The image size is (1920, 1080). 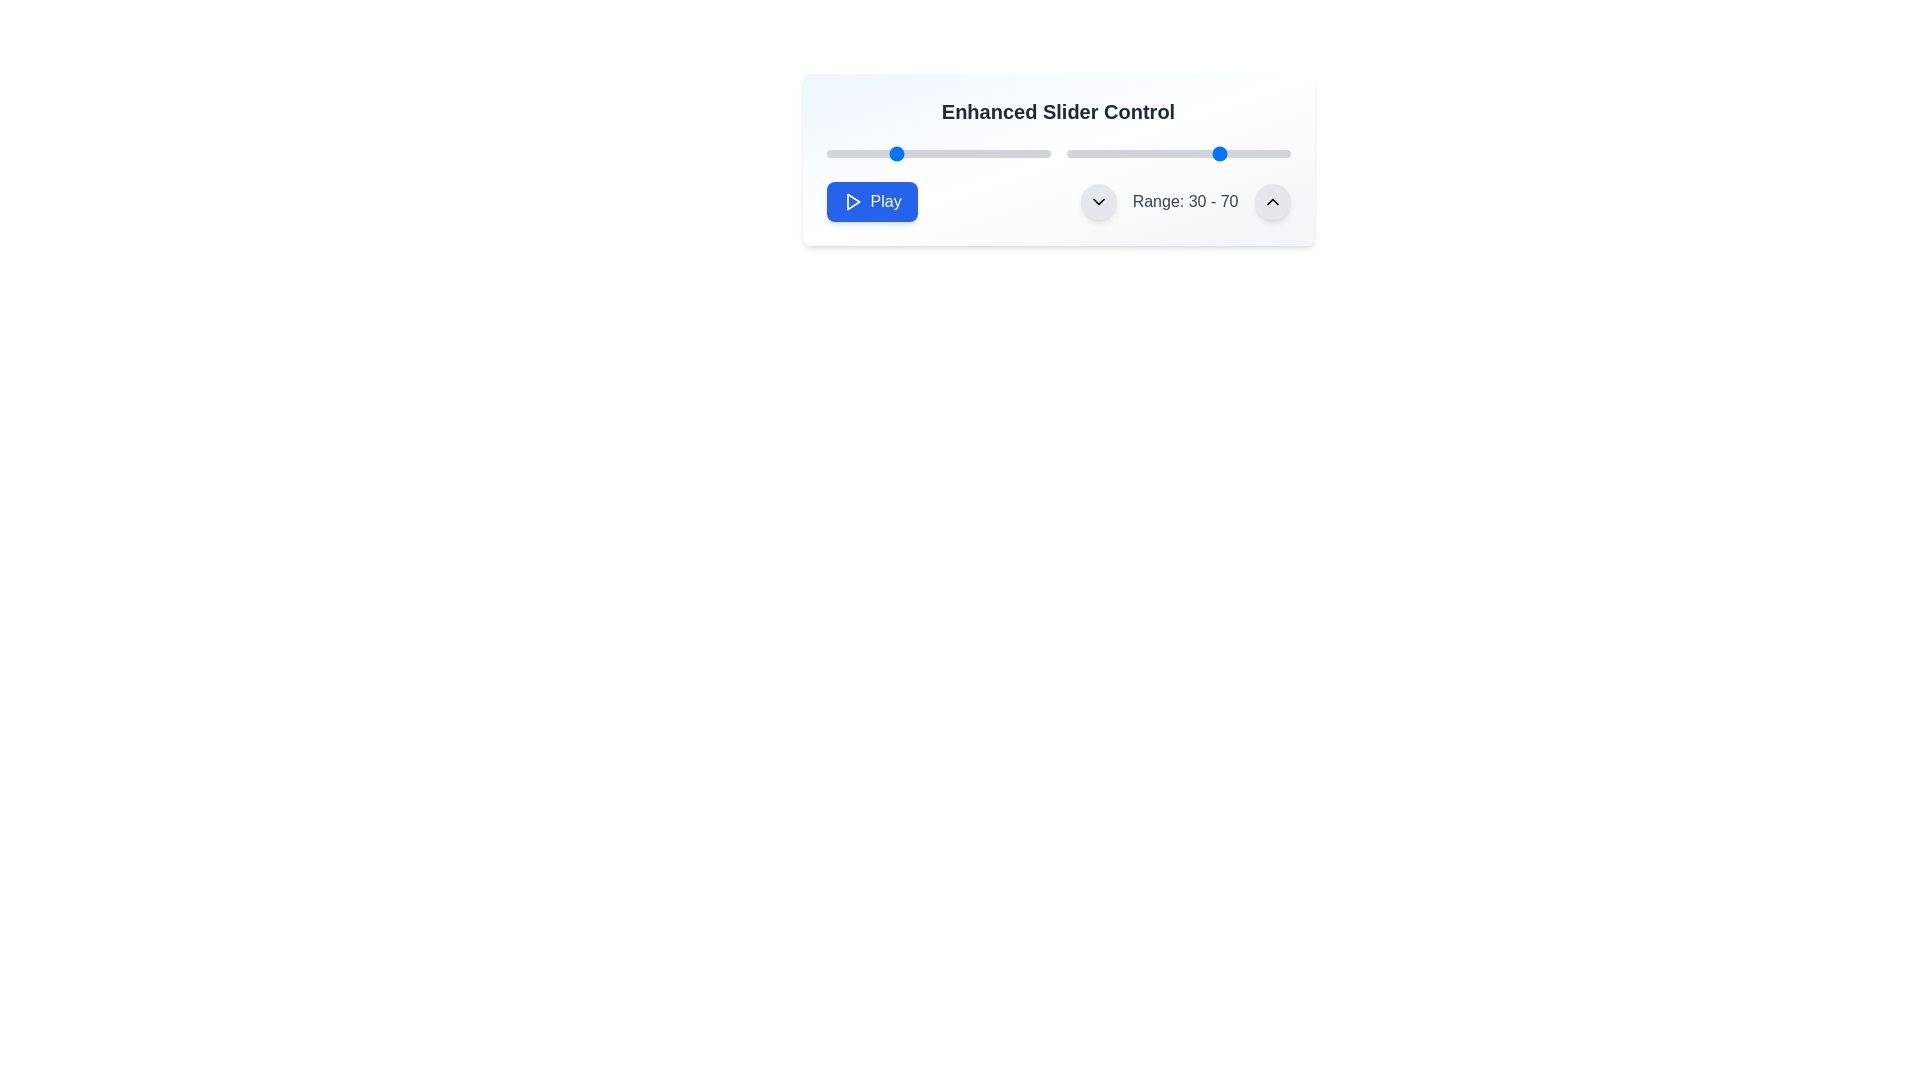 I want to click on the blue 'Play' button with rounded corners and a white play icon, so click(x=872, y=201).